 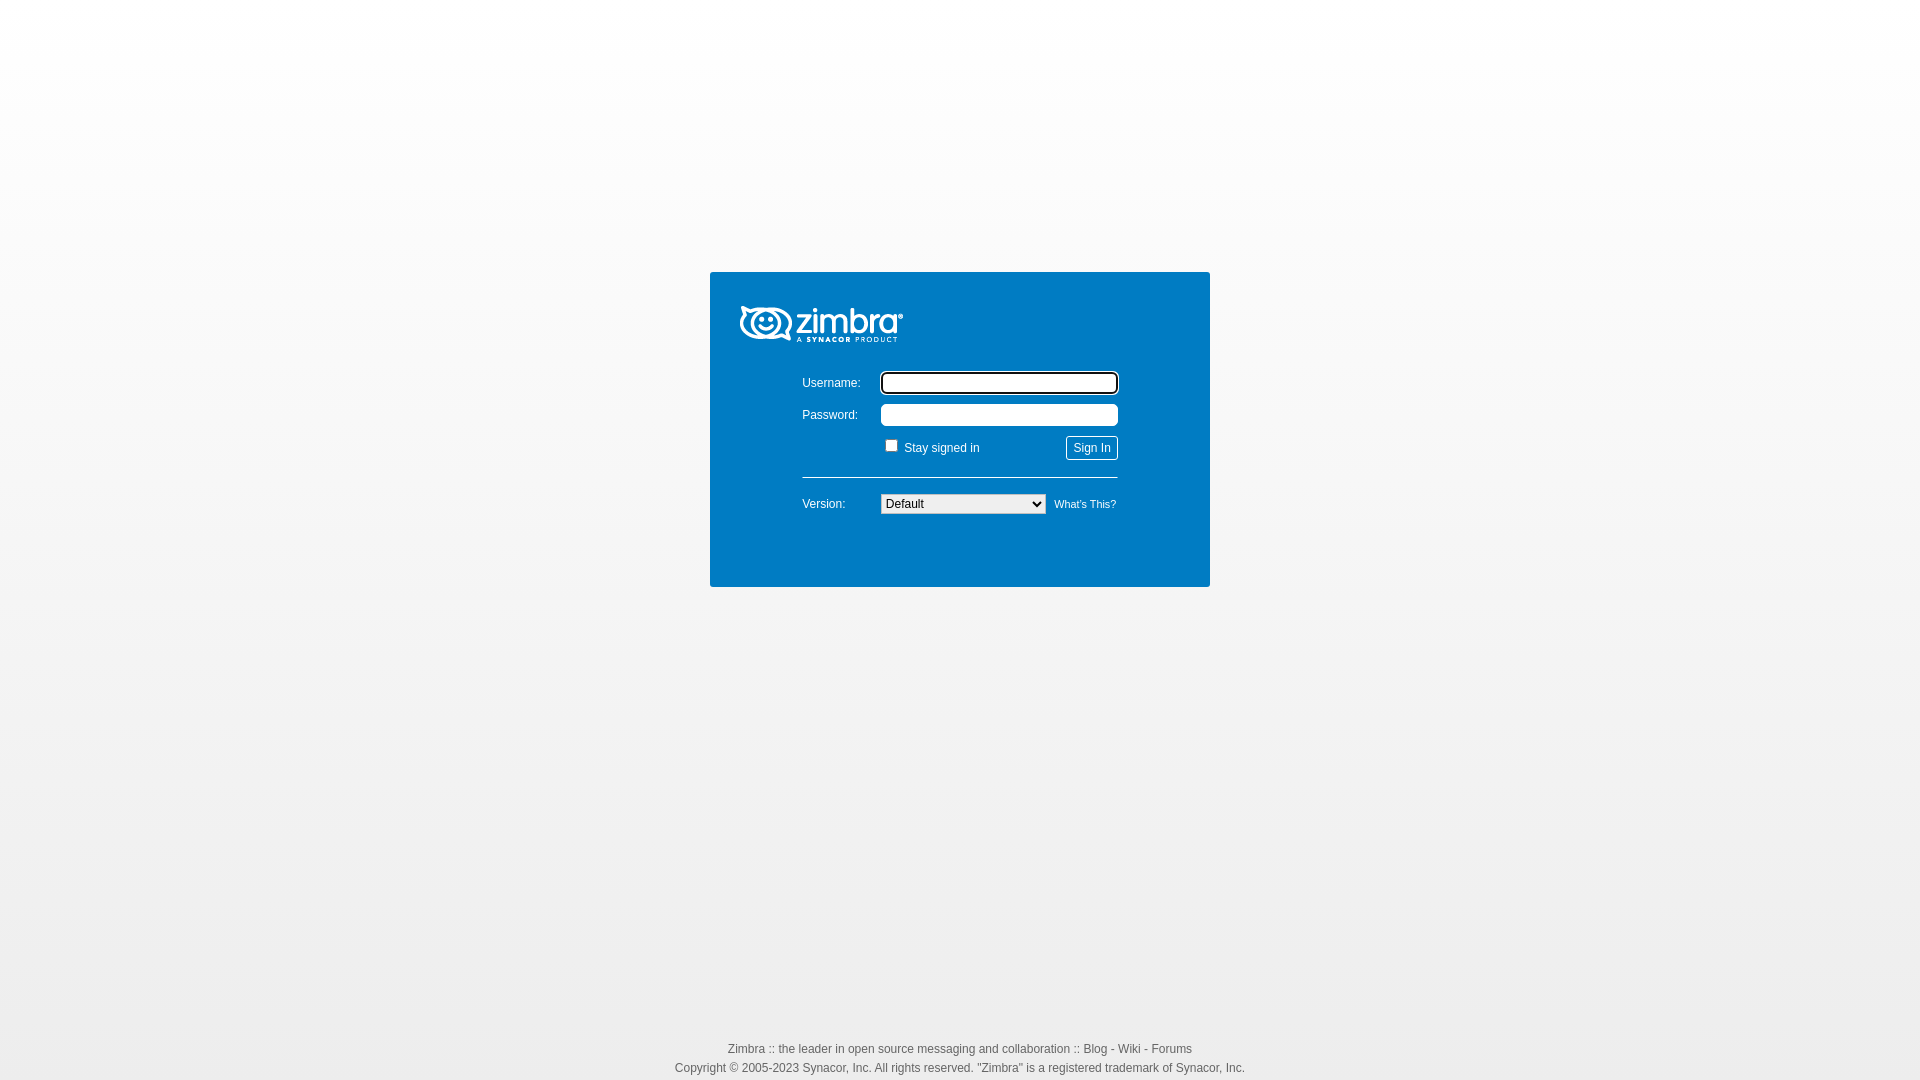 What do you see at coordinates (1082, 1048) in the screenshot?
I see `'Blog'` at bounding box center [1082, 1048].